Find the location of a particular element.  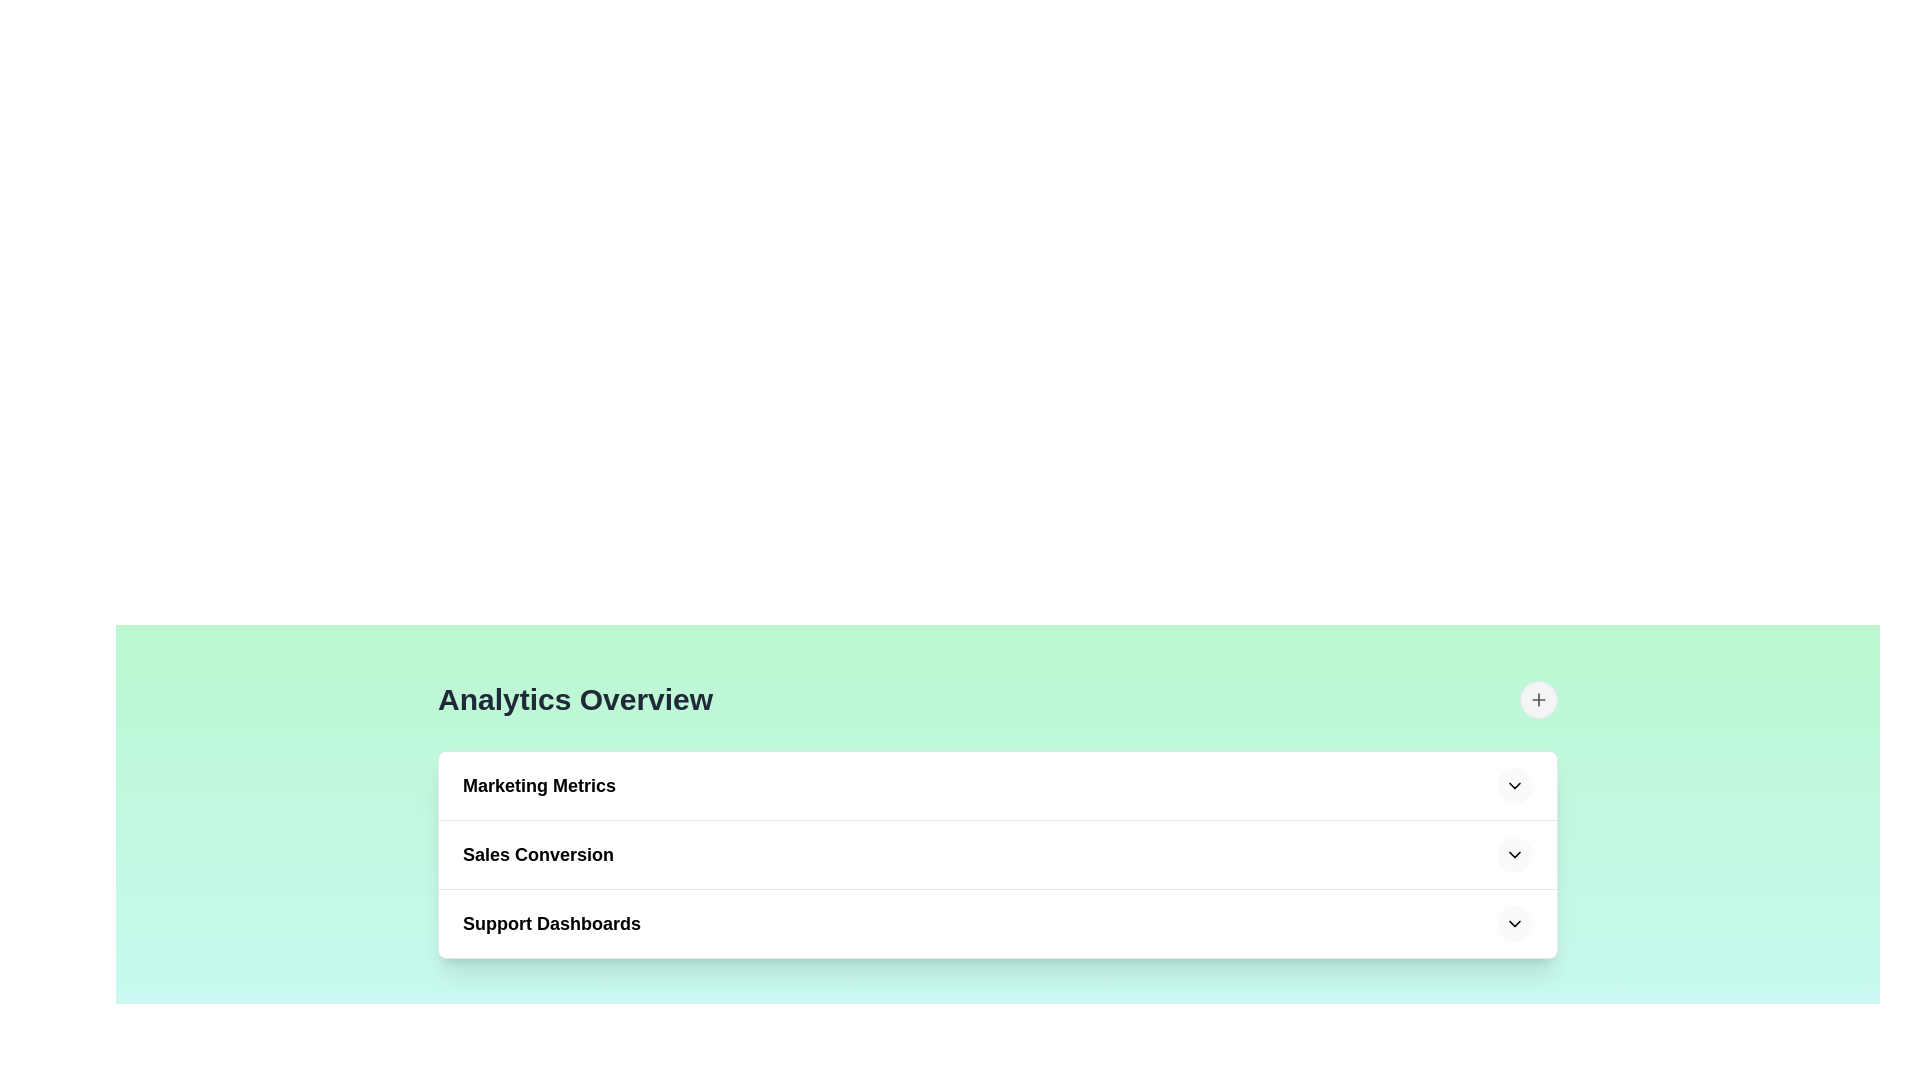

the 'Support Dashboards' menu item in the third row of the 'Analytics Overview' section is located at coordinates (998, 924).